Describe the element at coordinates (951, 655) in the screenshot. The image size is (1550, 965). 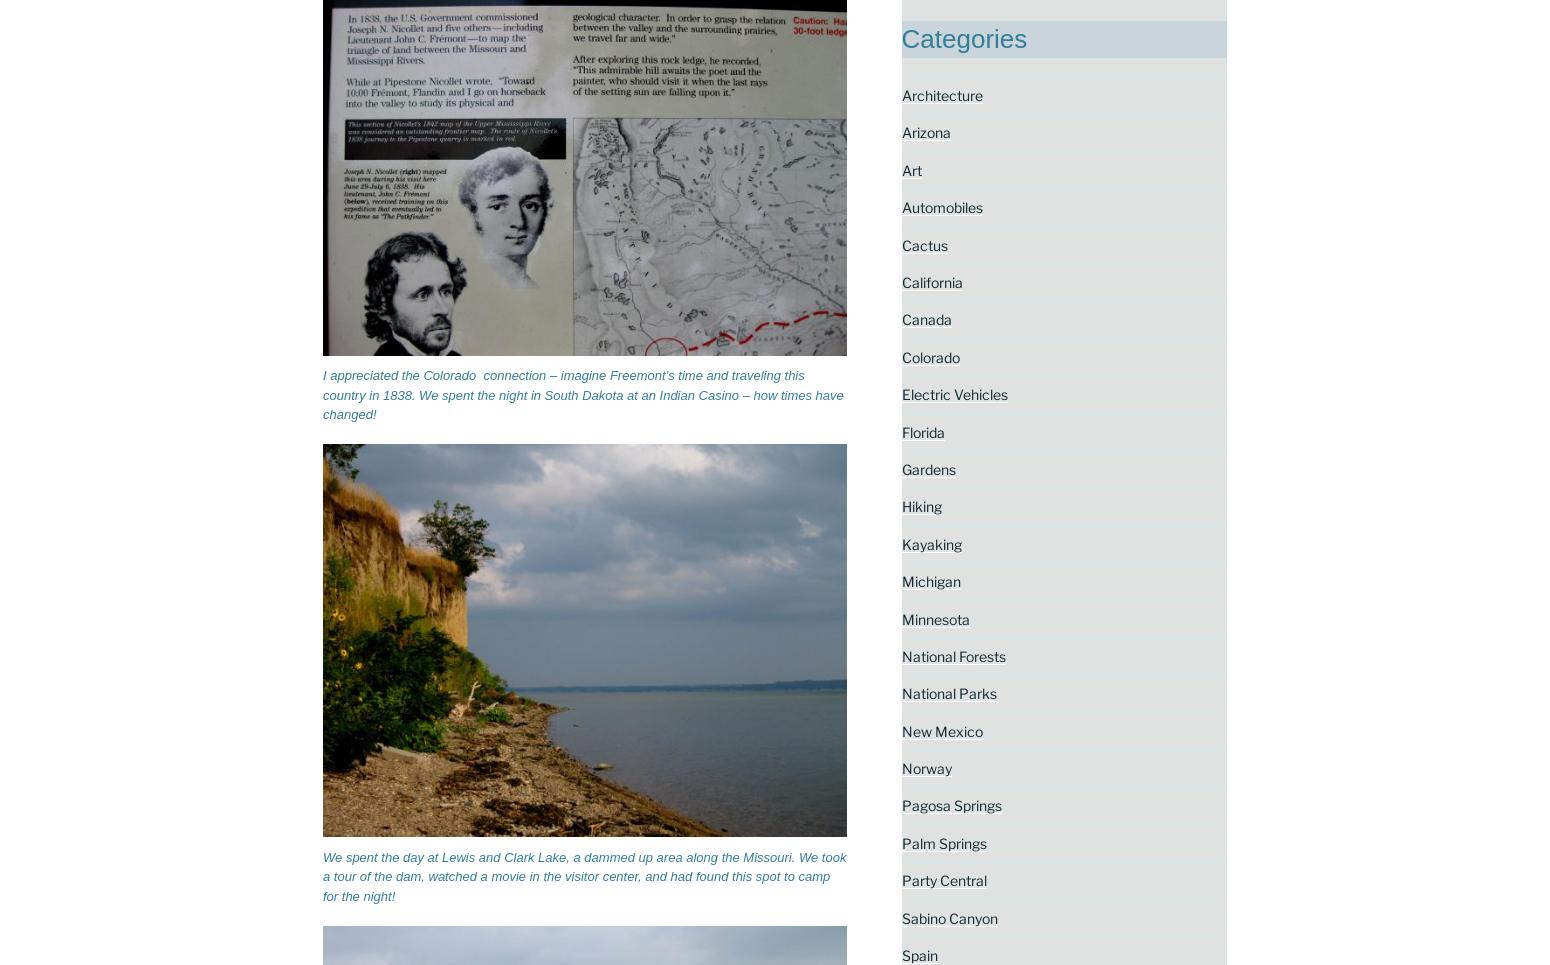
I see `'National Forests'` at that location.